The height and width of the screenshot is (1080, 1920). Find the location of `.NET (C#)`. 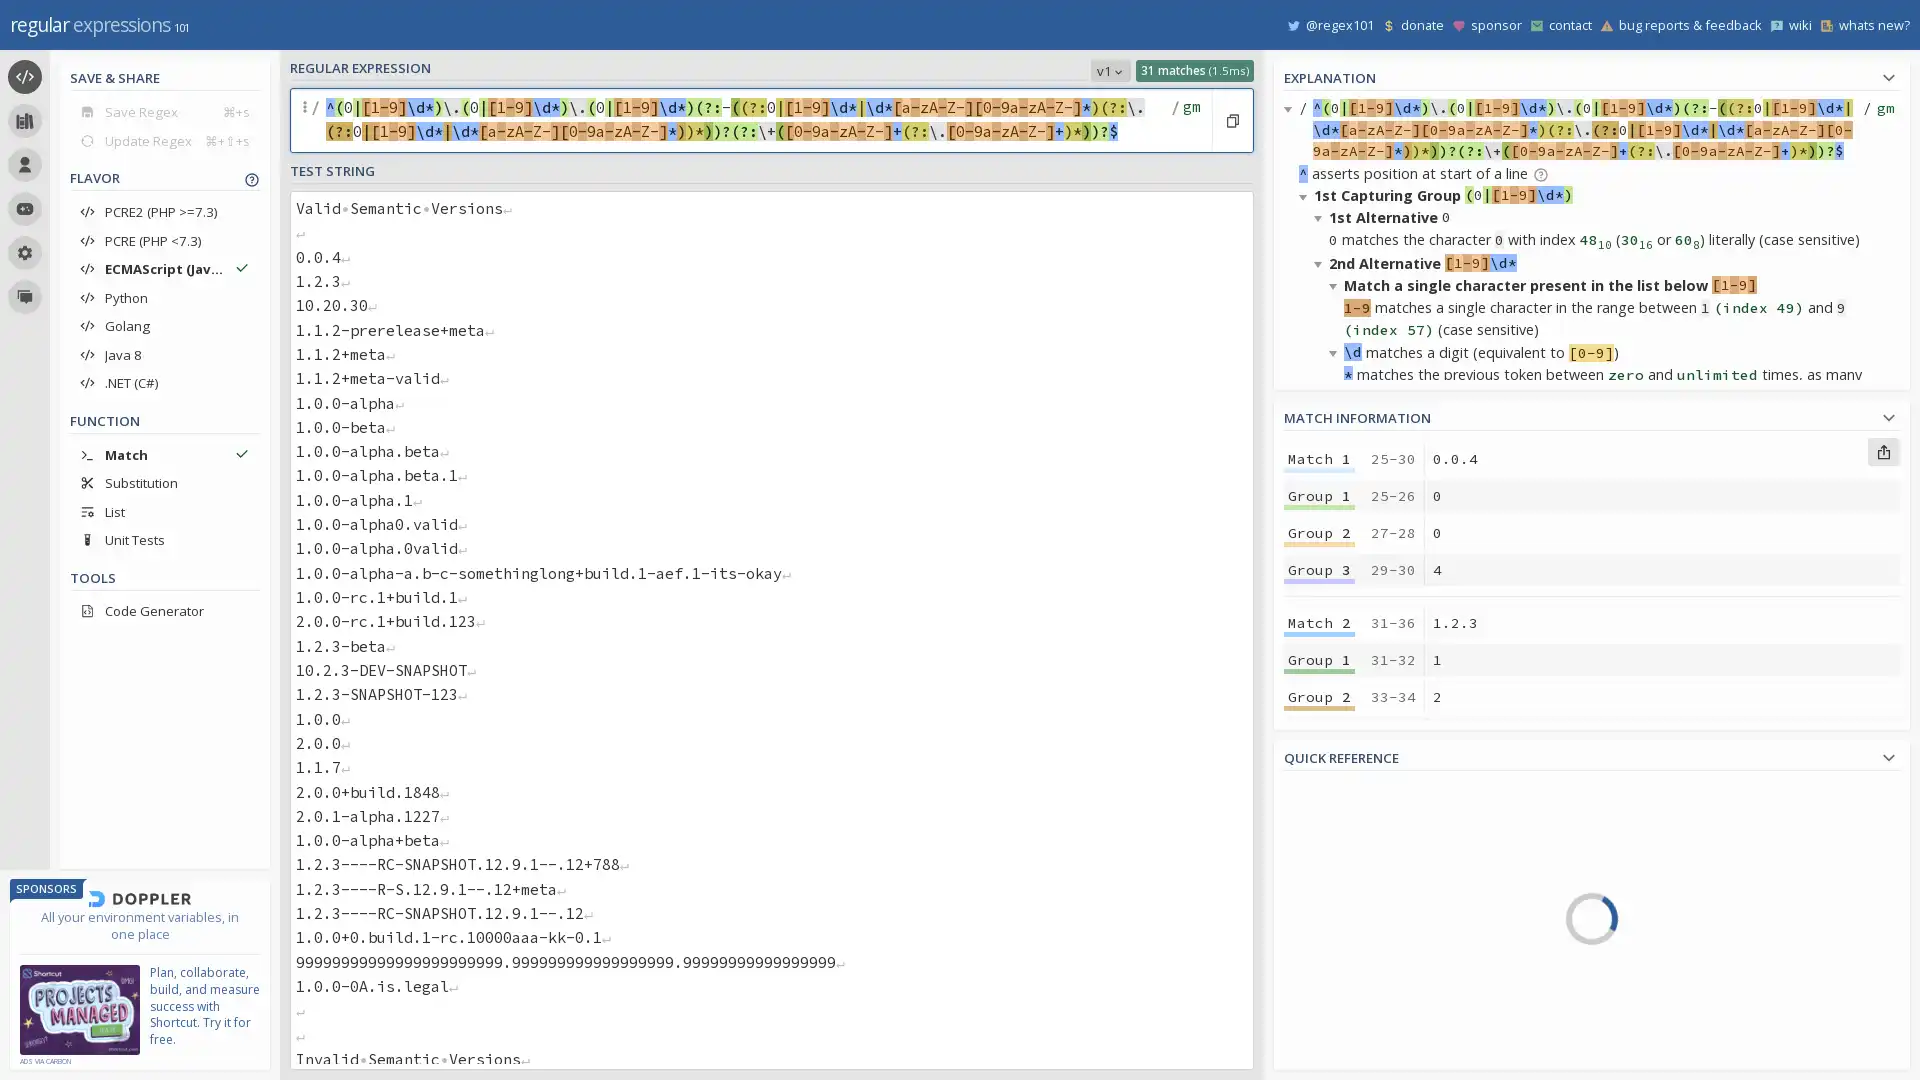

.NET (C#) is located at coordinates (164, 382).